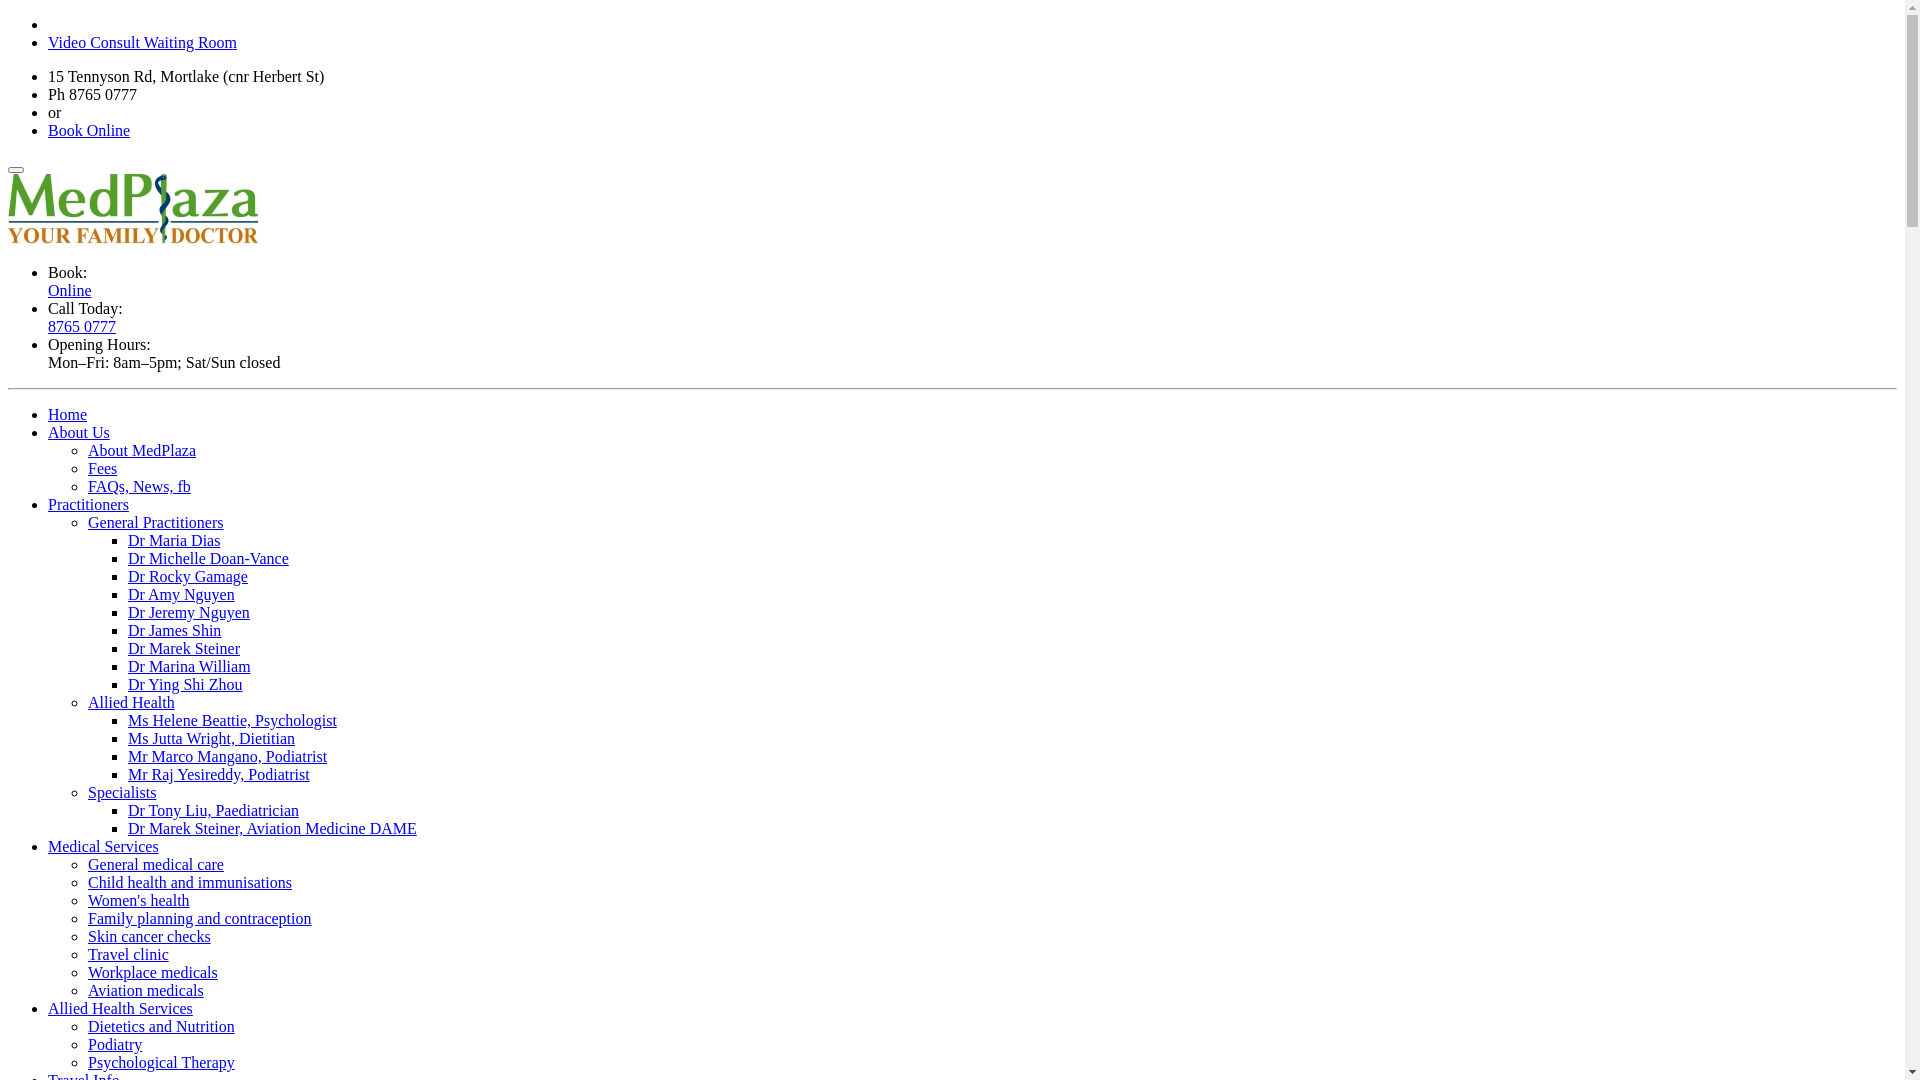 This screenshot has height=1080, width=1920. What do you see at coordinates (102, 846) in the screenshot?
I see `'Medical Services'` at bounding box center [102, 846].